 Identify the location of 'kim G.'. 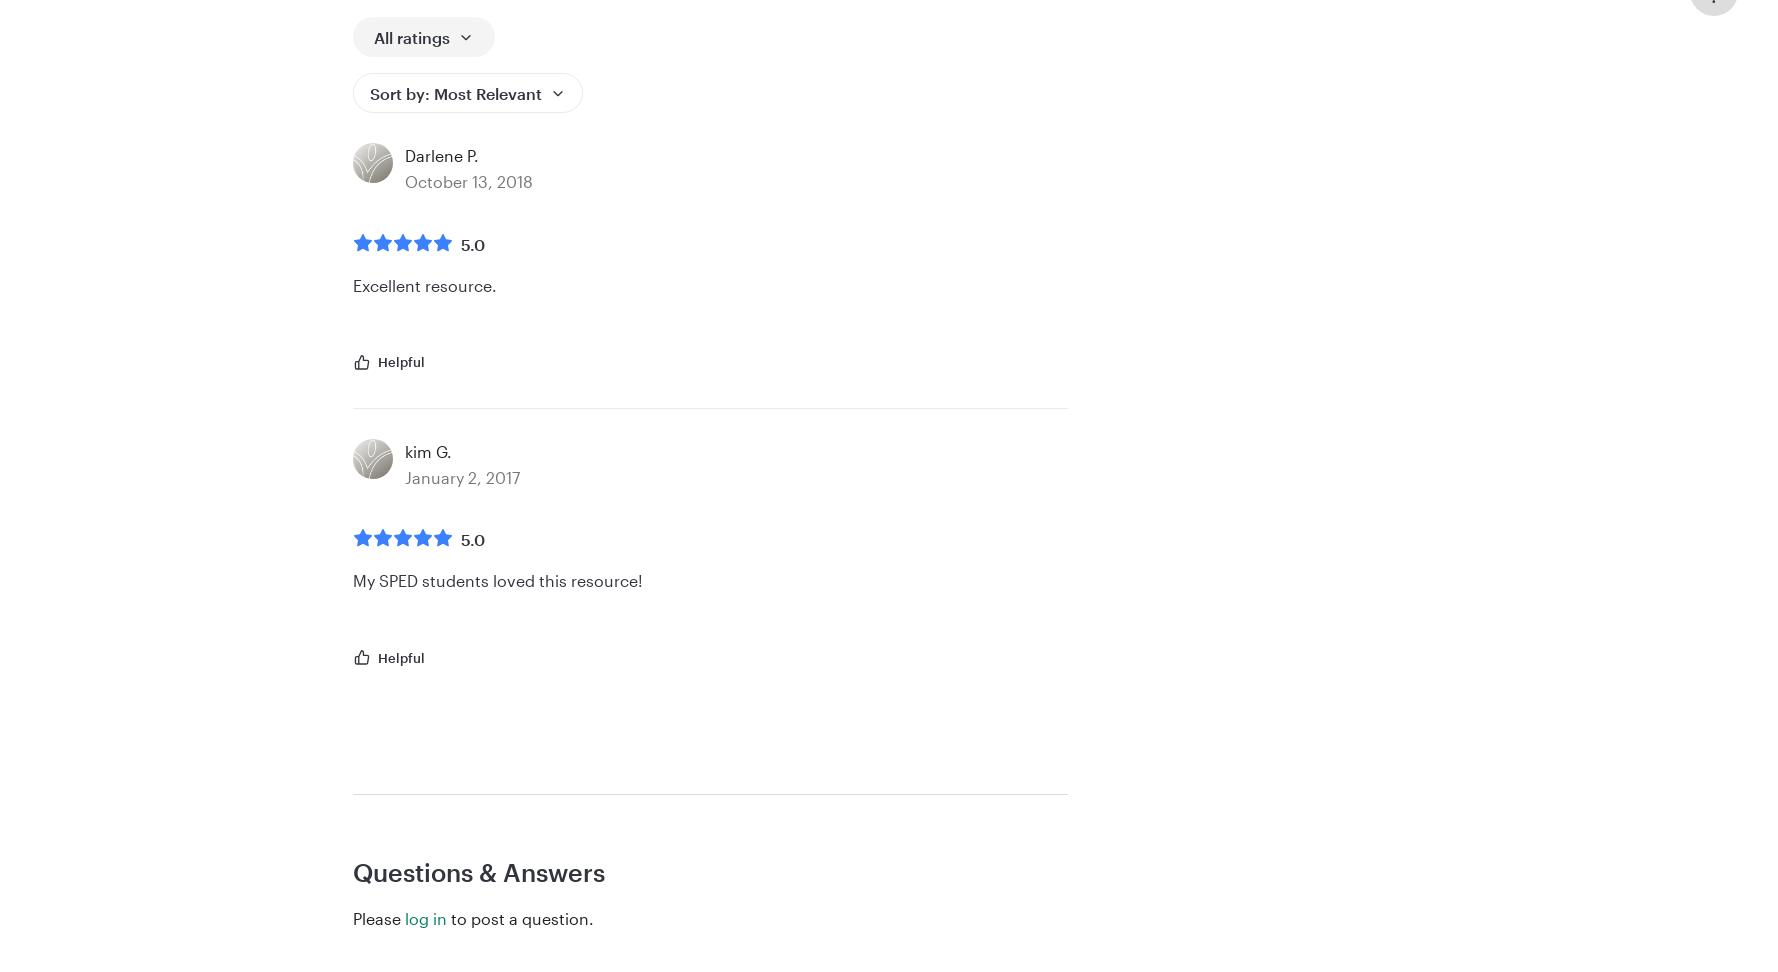
(405, 450).